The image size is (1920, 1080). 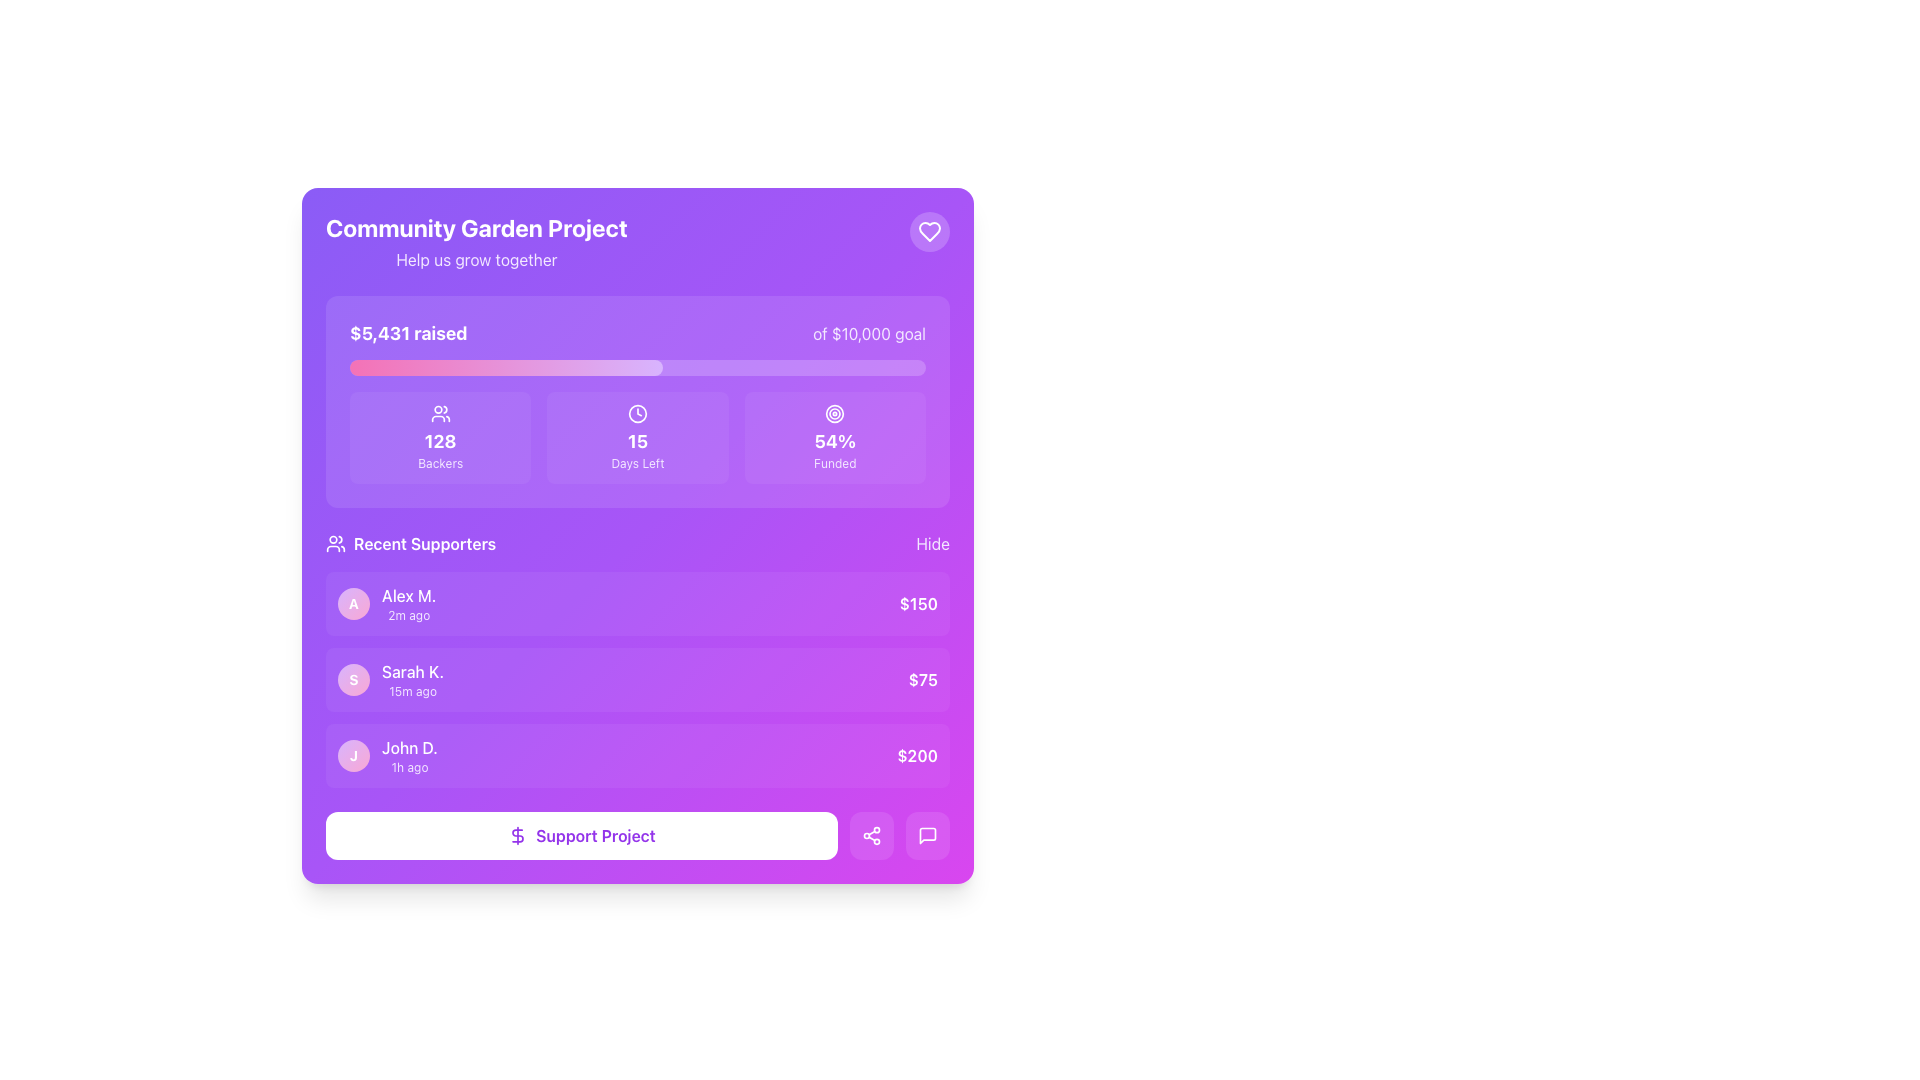 I want to click on the prominent text label displaying the amount '$150' in bold white font, located in the 'Recent Supporters' section and aligned to the right side of the row, so click(x=917, y=603).